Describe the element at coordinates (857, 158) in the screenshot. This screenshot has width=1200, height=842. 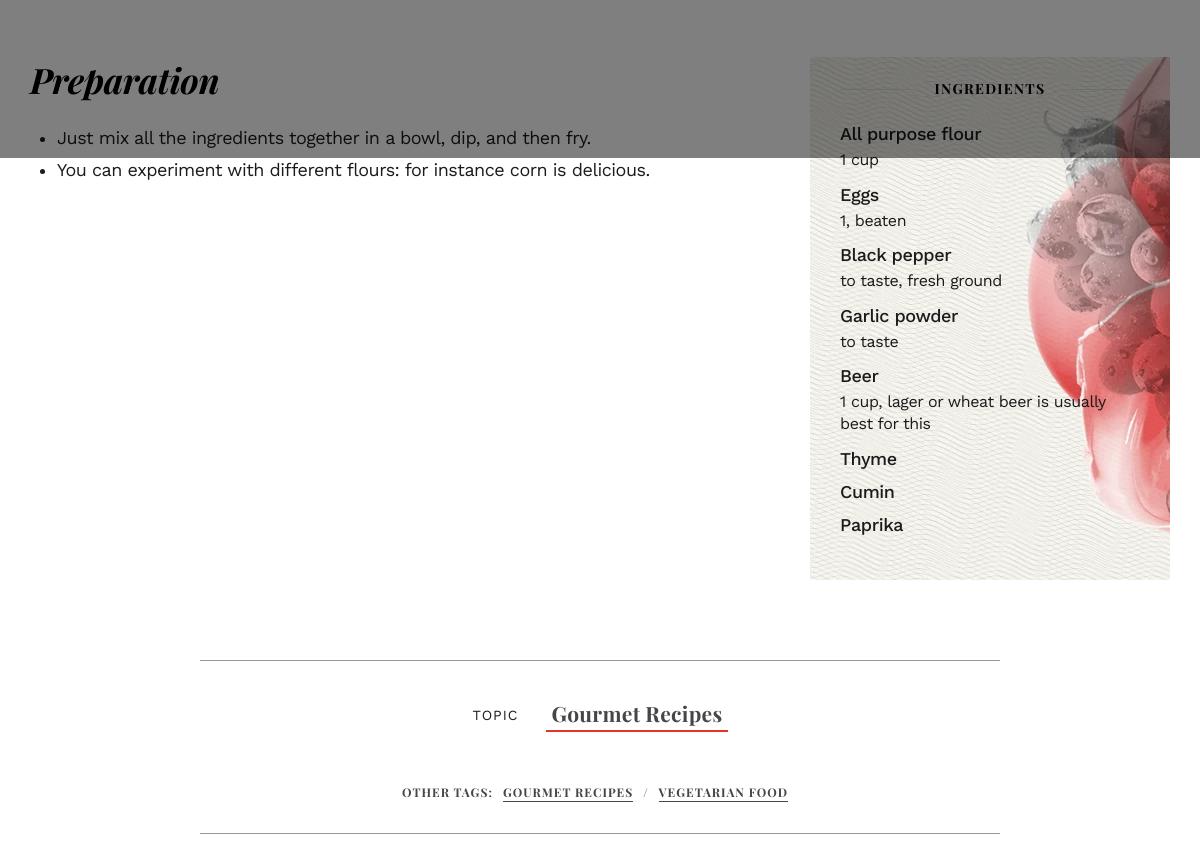
I see `'1 cup'` at that location.